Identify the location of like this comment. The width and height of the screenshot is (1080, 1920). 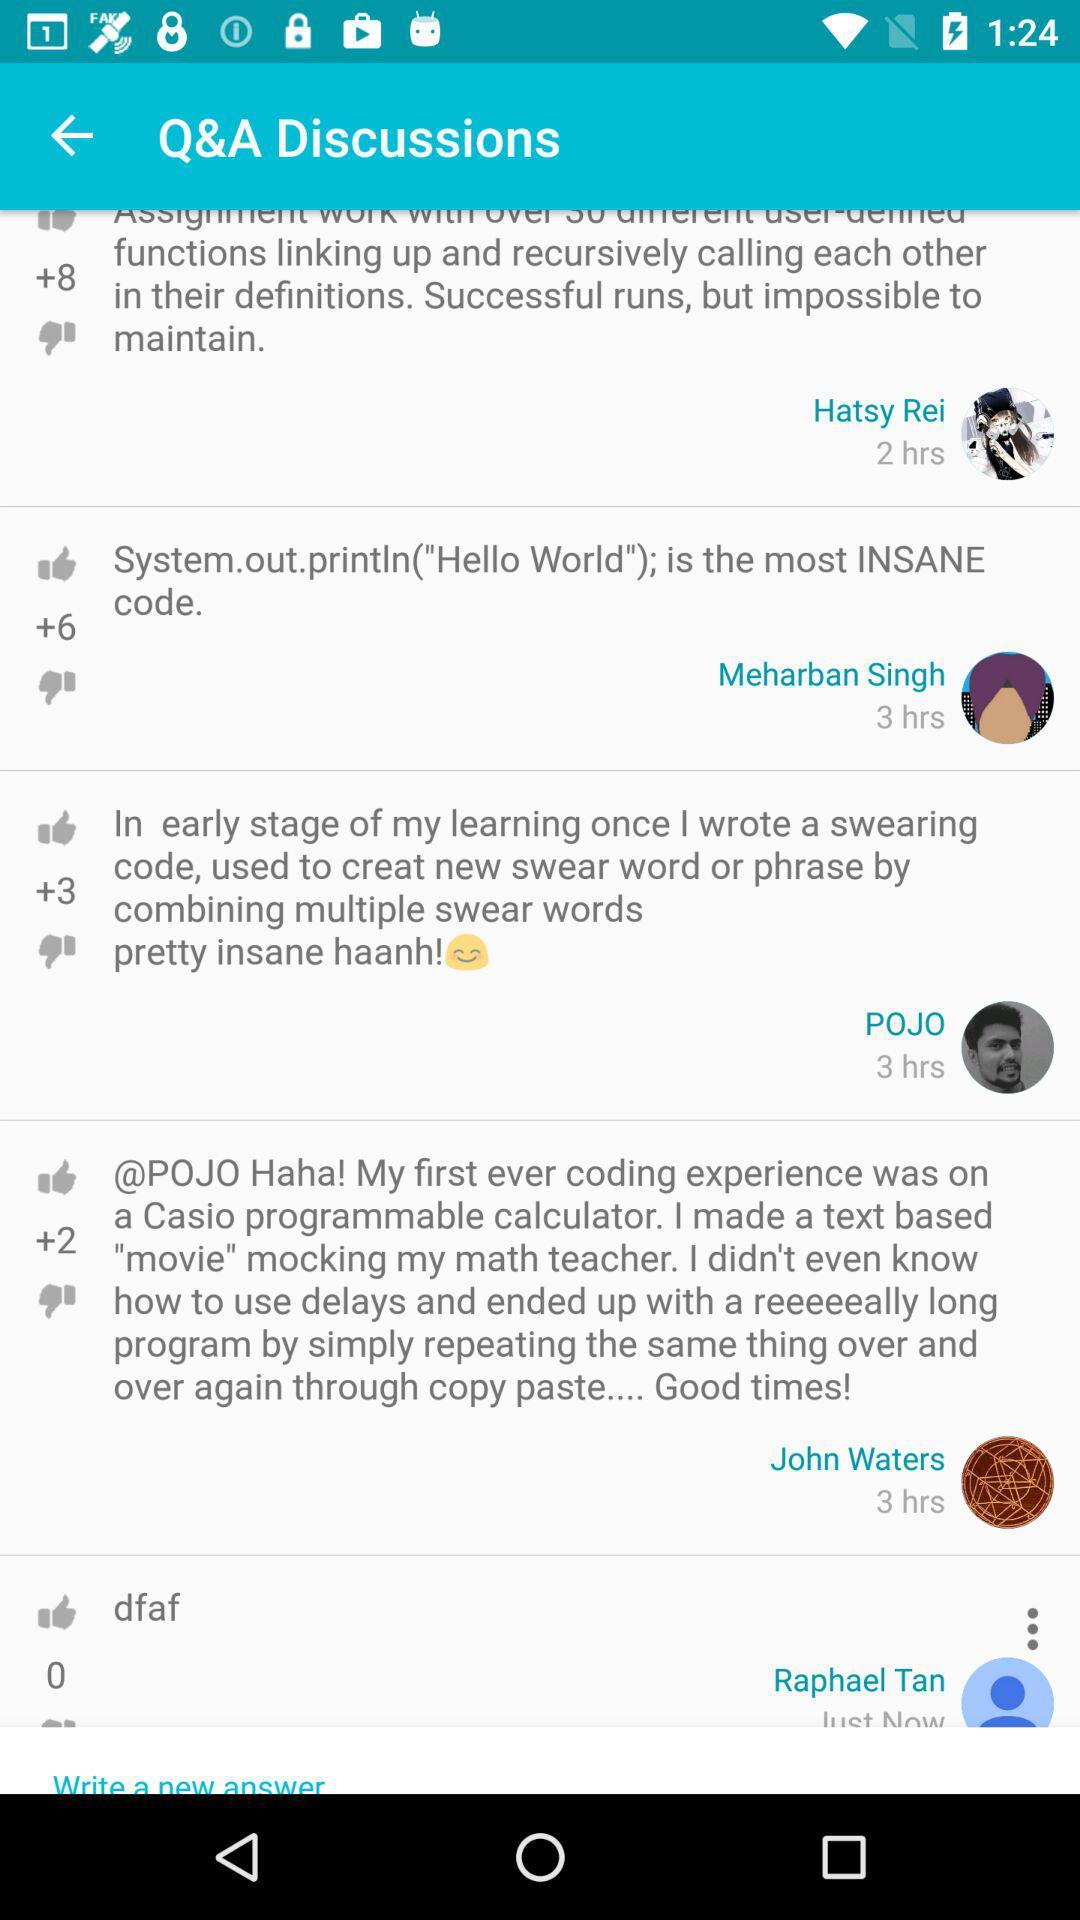
(55, 240).